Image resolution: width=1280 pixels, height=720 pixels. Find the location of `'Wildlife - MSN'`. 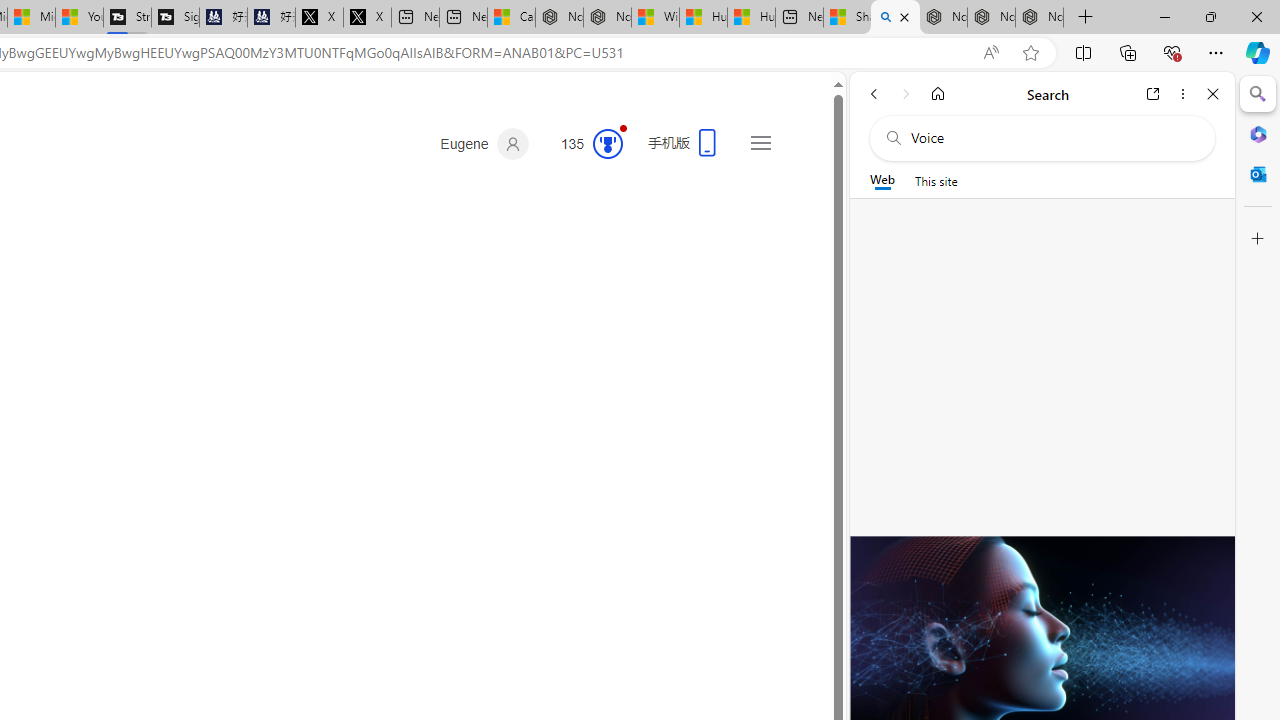

'Wildlife - MSN' is located at coordinates (656, 17).